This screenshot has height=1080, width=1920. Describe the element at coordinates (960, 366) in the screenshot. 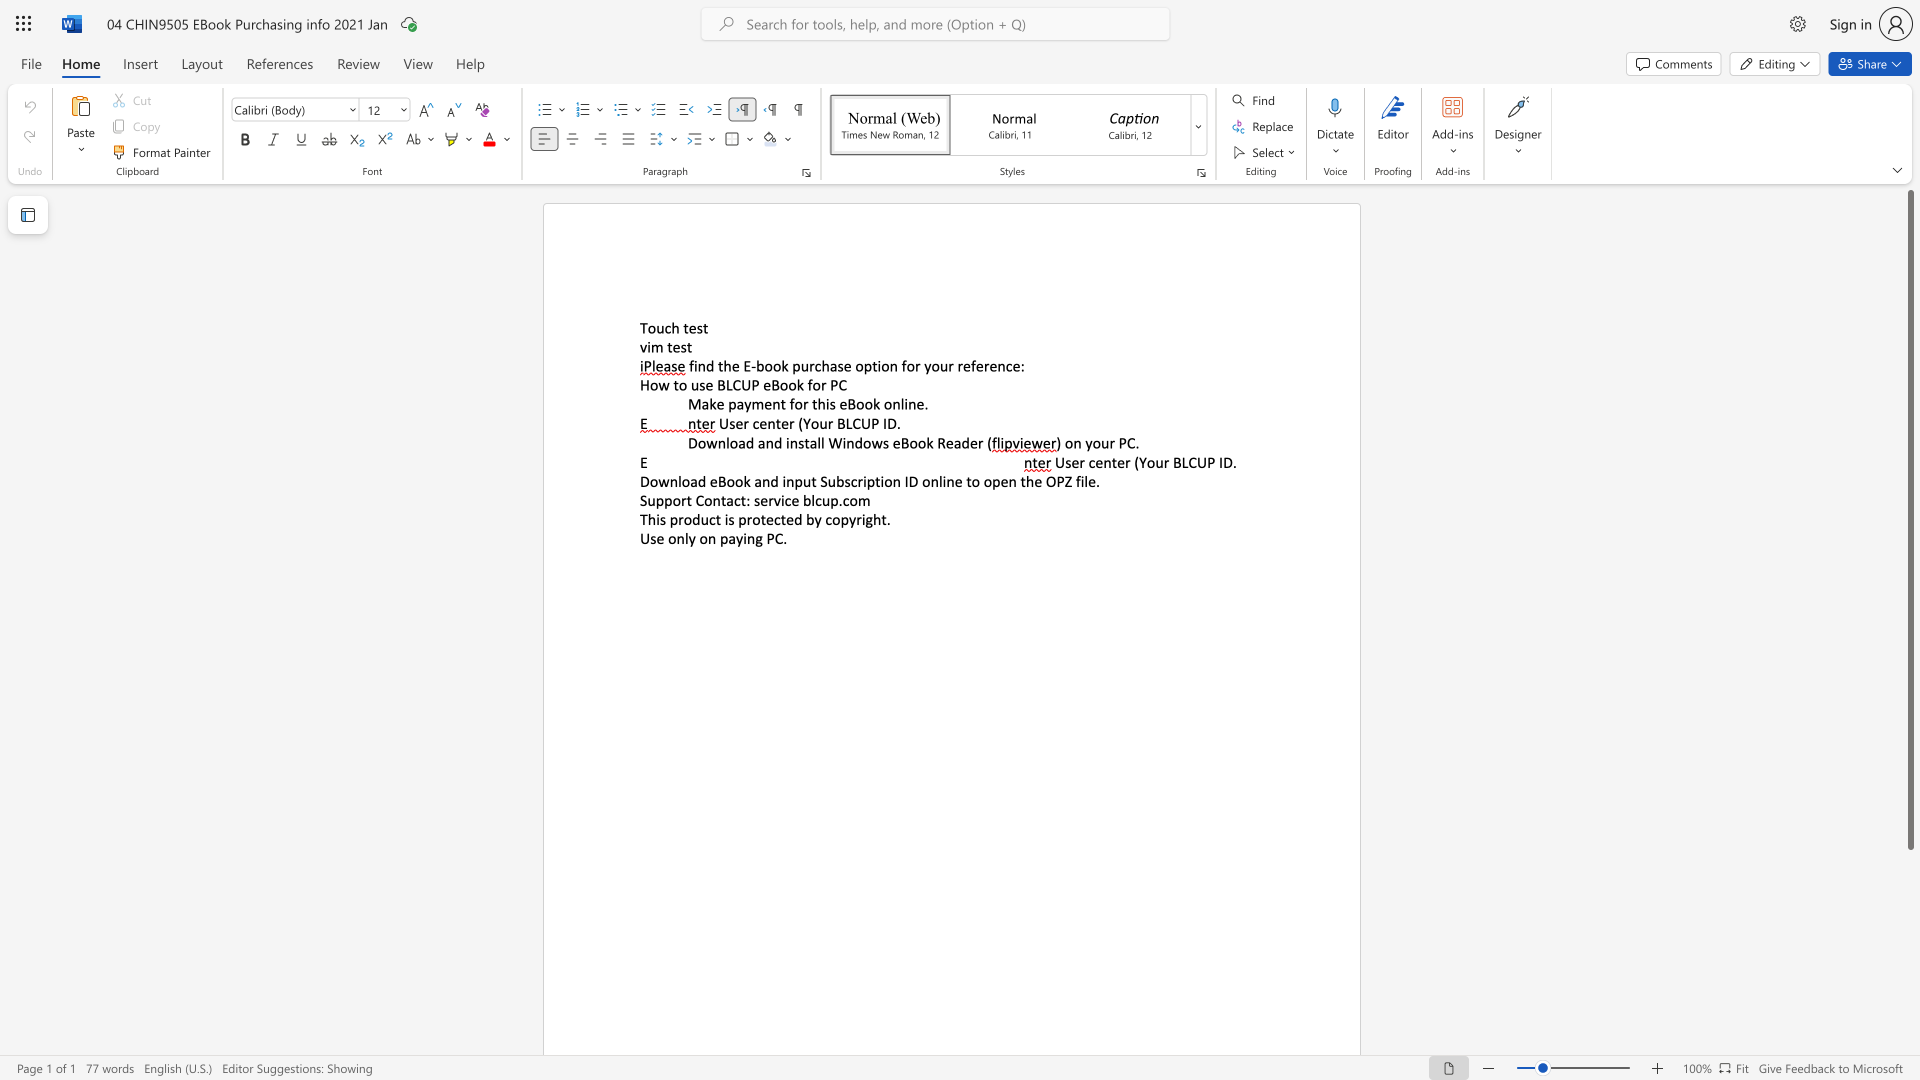

I see `the 3th character "r" in the text` at that location.